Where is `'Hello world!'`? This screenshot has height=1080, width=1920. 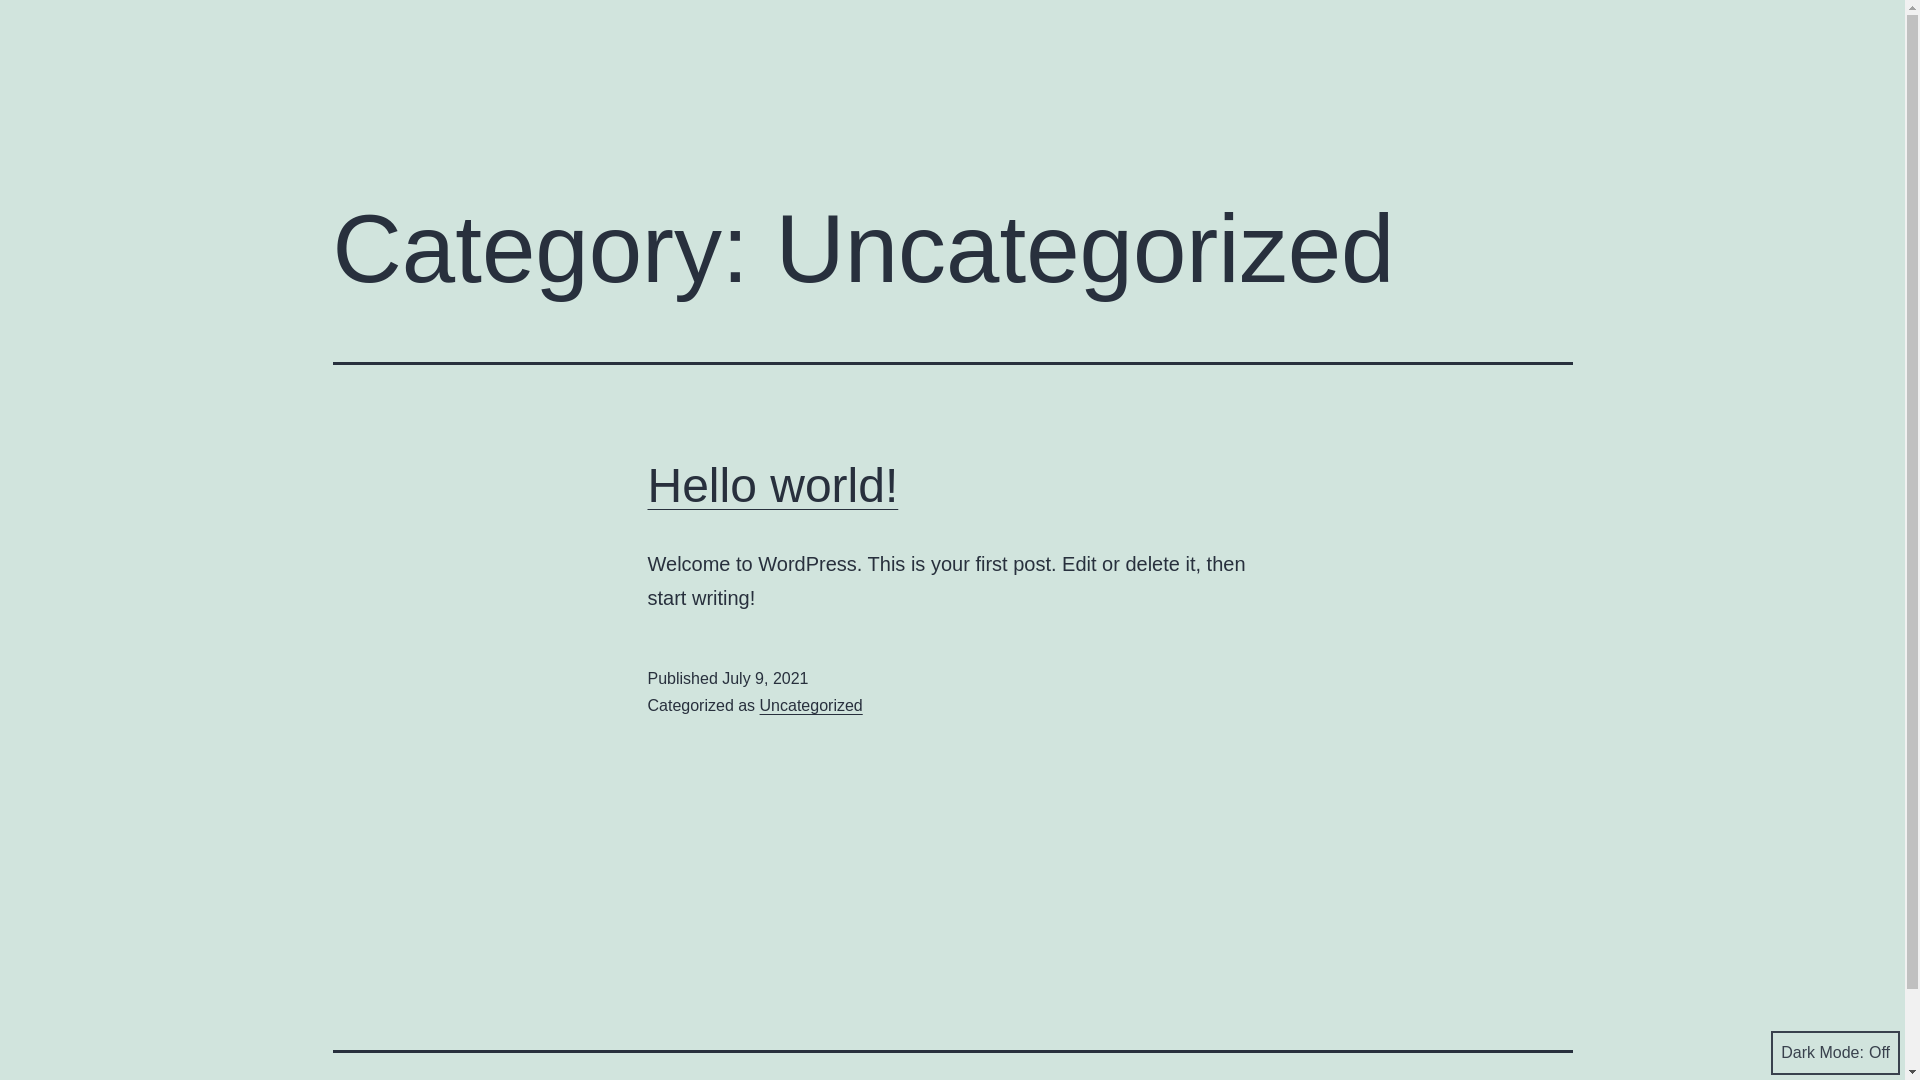 'Hello world!' is located at coordinates (648, 485).